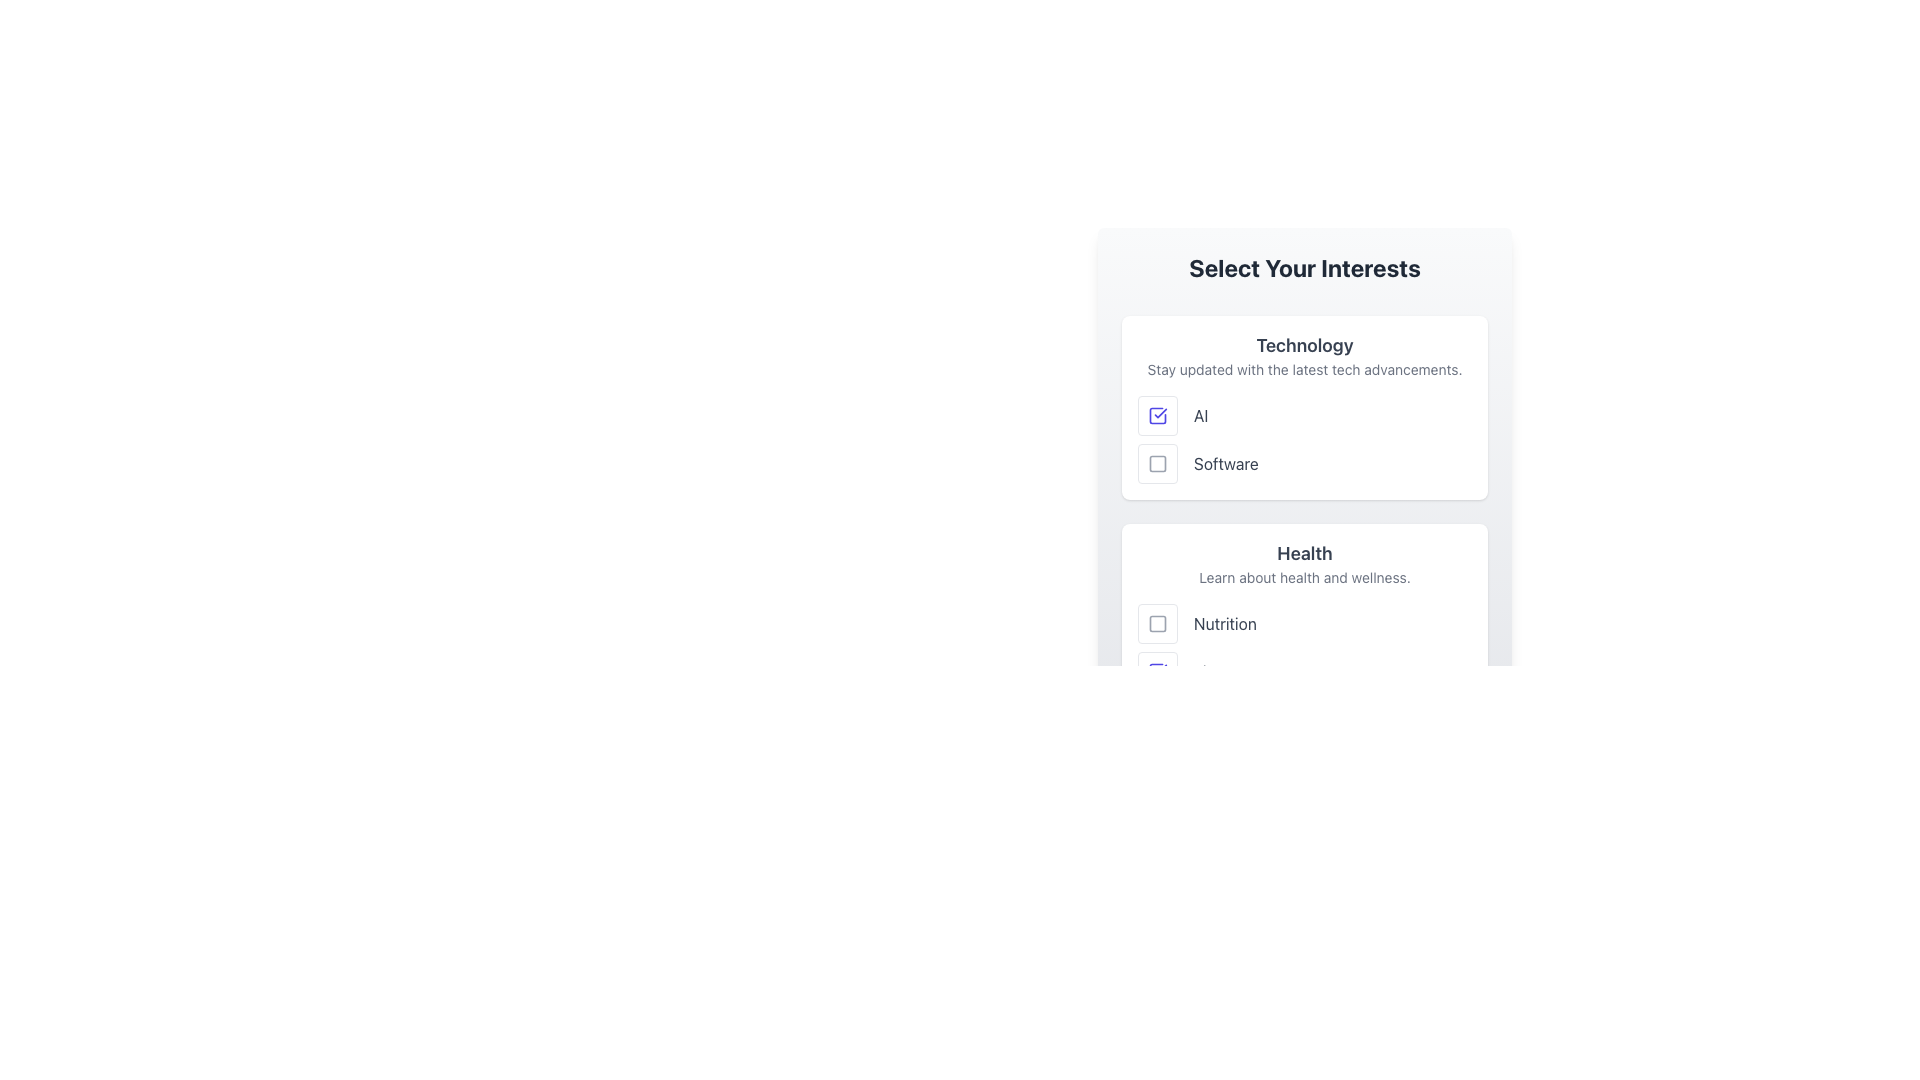 The width and height of the screenshot is (1920, 1080). Describe the element at coordinates (1157, 463) in the screenshot. I see `the unselected 'Software' checkbox indicator` at that location.